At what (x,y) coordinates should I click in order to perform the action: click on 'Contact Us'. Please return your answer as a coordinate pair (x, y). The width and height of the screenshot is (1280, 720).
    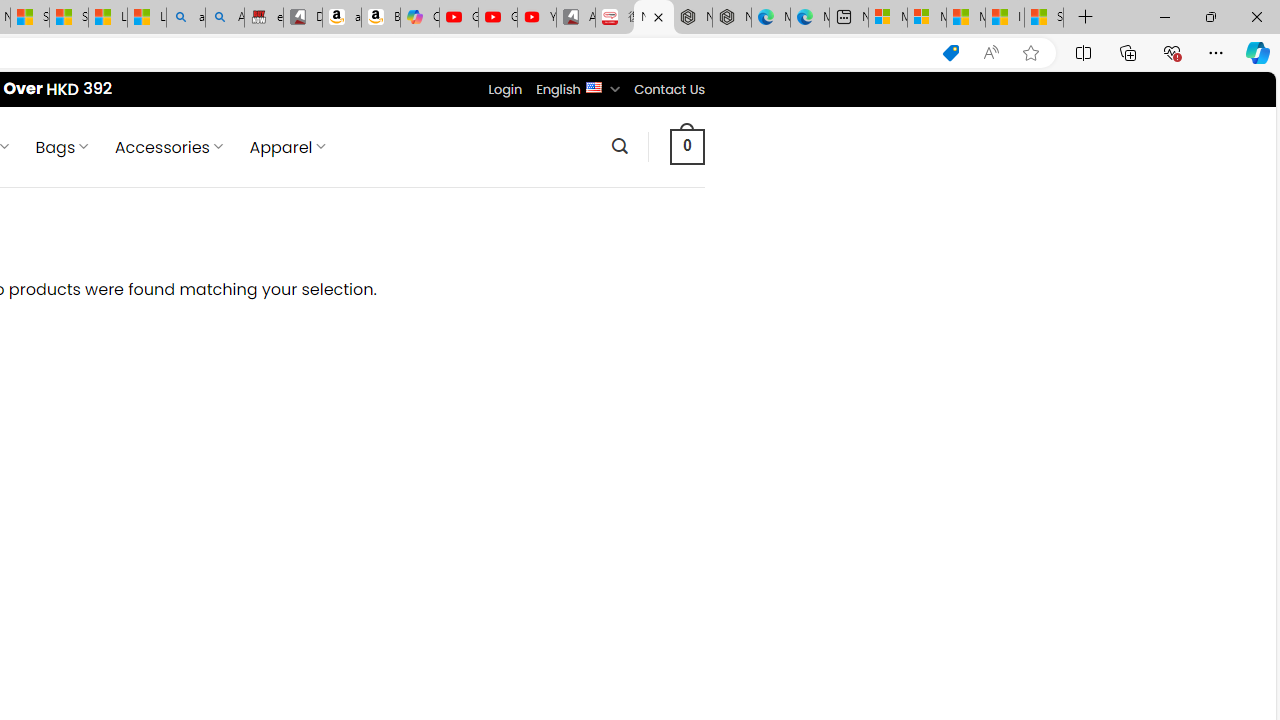
    Looking at the image, I should click on (669, 88).